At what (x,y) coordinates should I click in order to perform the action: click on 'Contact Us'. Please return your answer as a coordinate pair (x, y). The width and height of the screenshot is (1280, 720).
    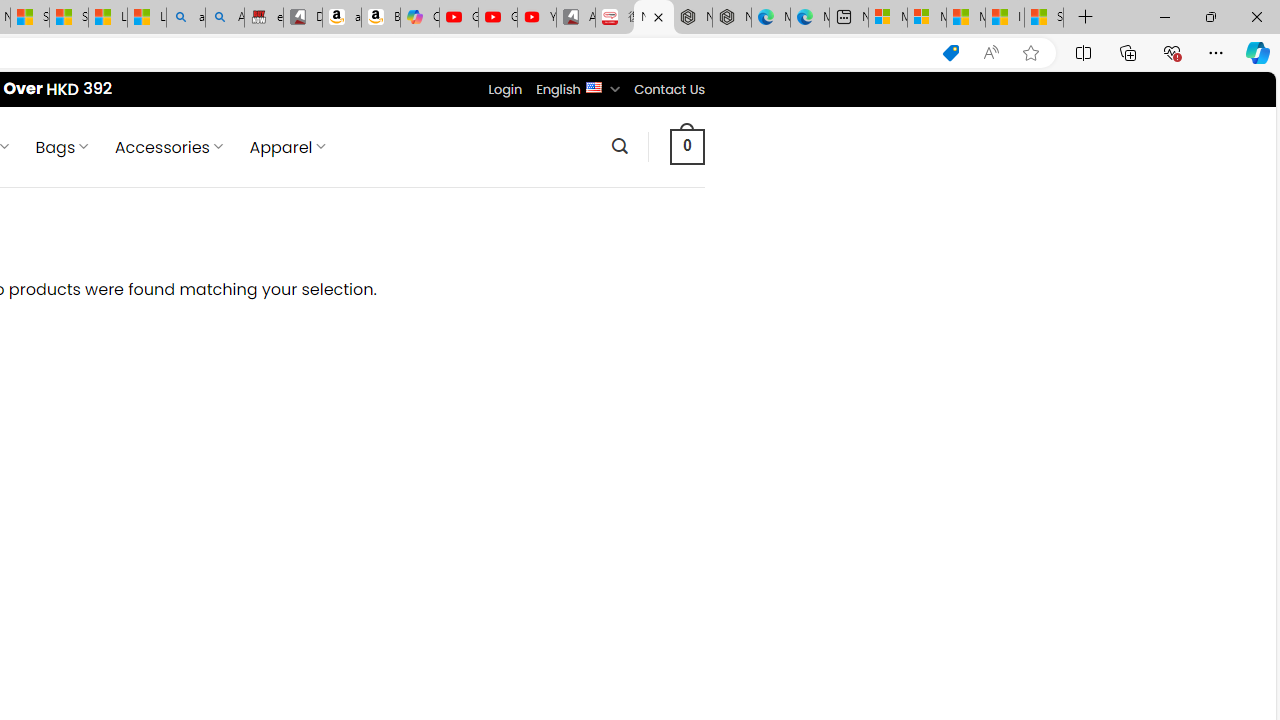
    Looking at the image, I should click on (669, 88).